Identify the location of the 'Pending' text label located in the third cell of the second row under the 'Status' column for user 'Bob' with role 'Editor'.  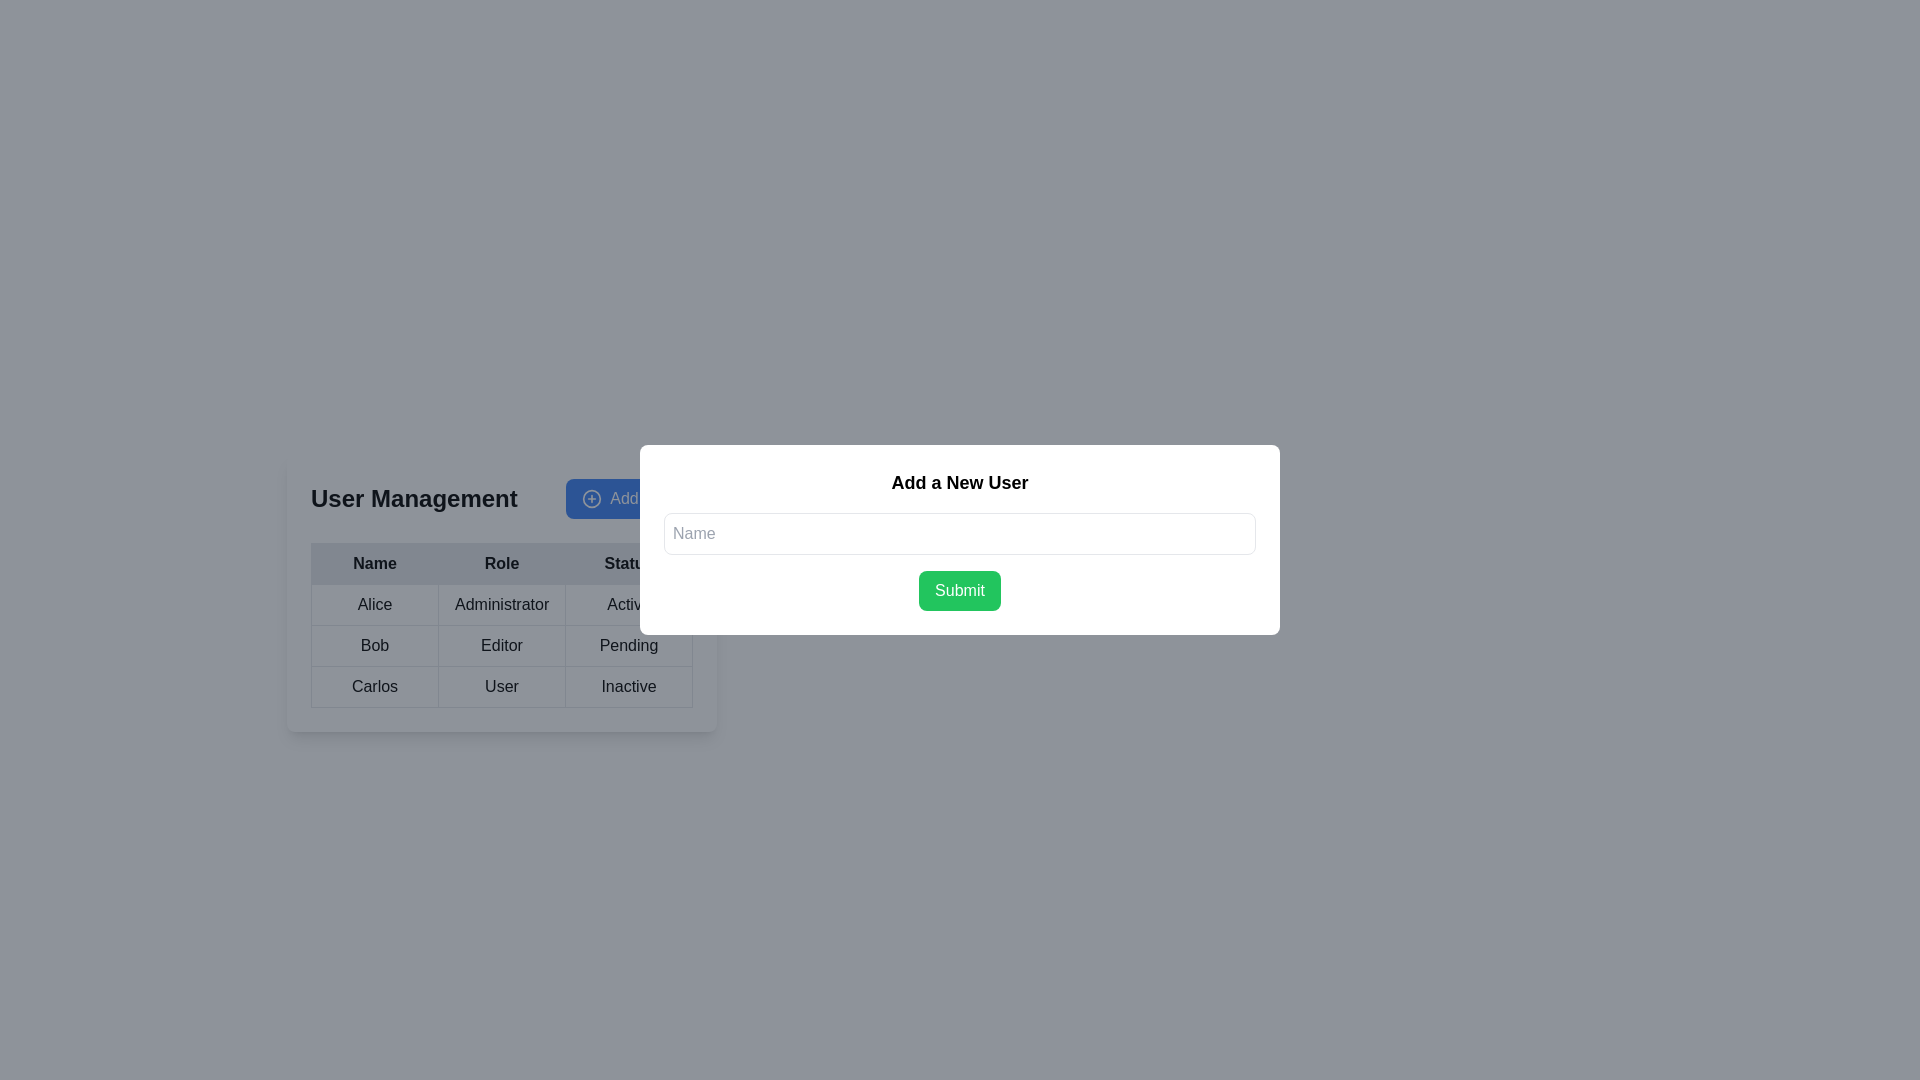
(627, 645).